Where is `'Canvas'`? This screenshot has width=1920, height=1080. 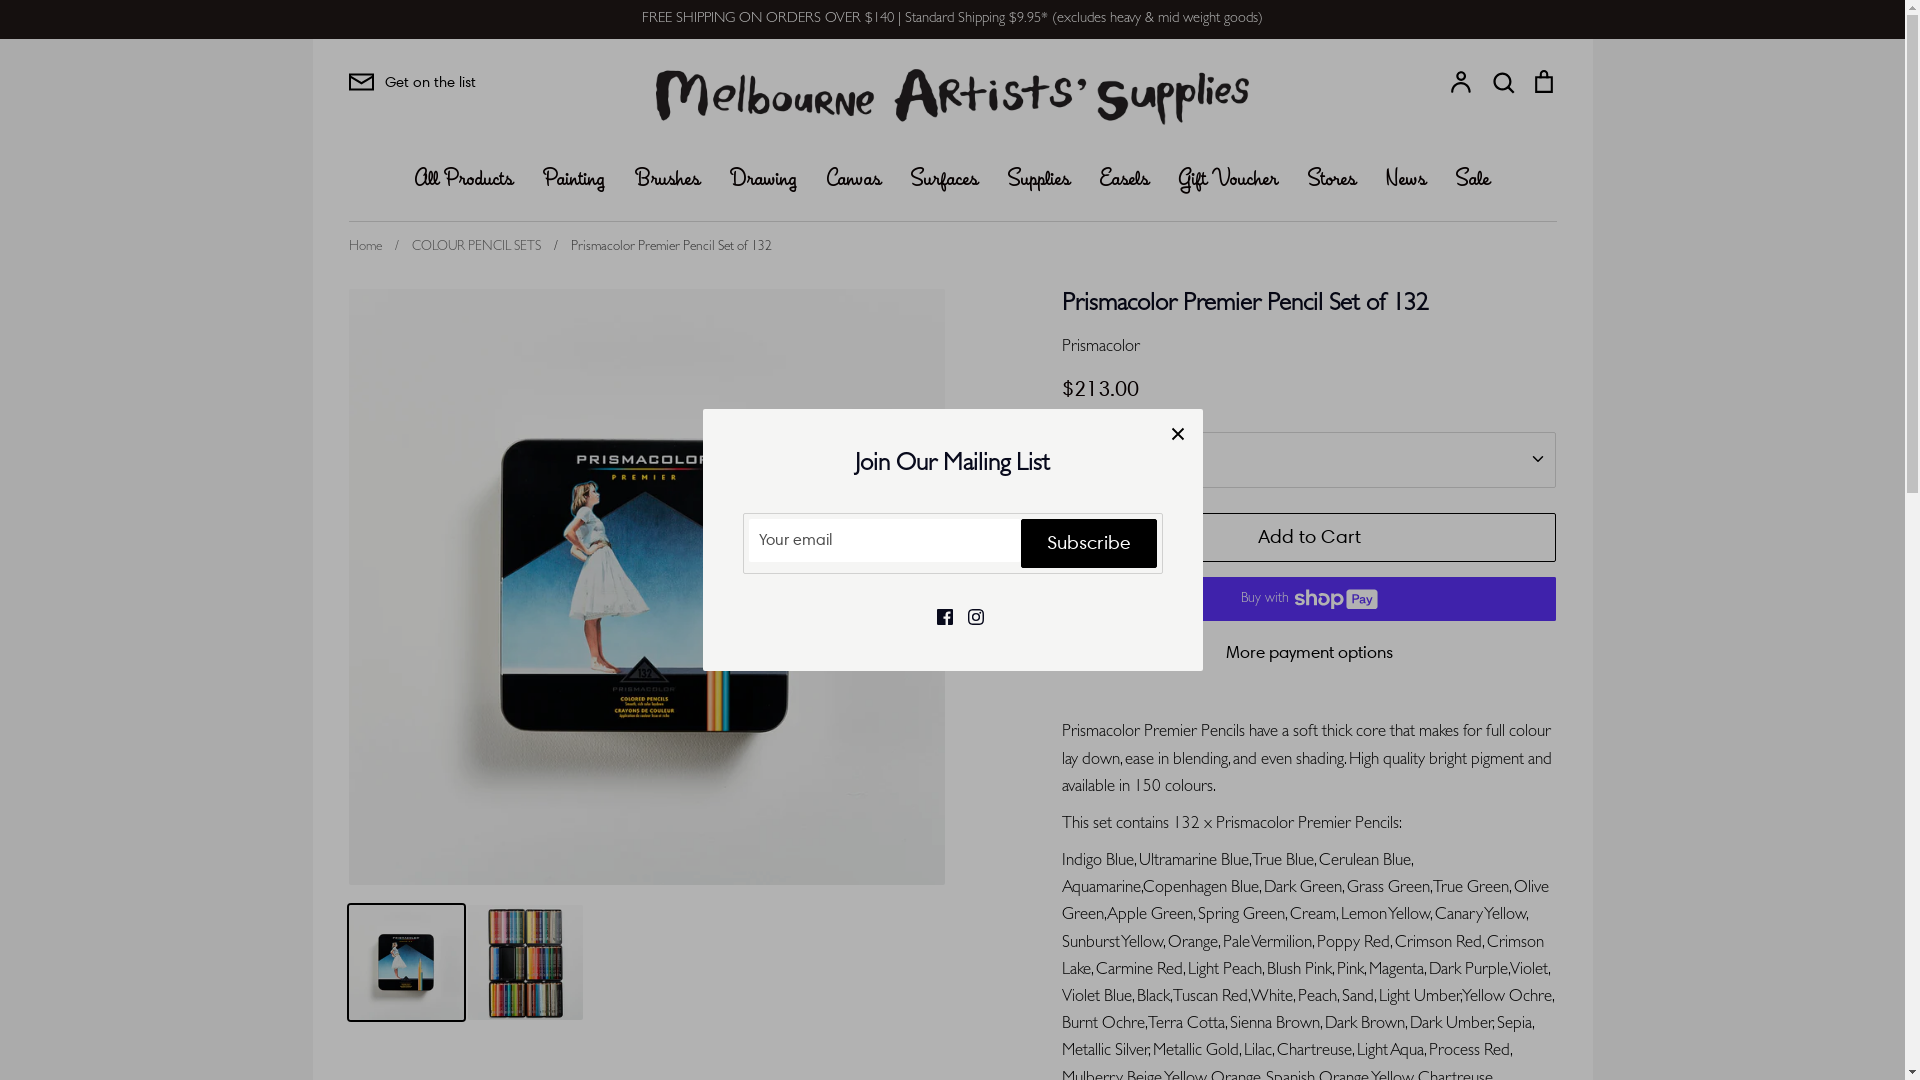
'Canvas' is located at coordinates (854, 180).